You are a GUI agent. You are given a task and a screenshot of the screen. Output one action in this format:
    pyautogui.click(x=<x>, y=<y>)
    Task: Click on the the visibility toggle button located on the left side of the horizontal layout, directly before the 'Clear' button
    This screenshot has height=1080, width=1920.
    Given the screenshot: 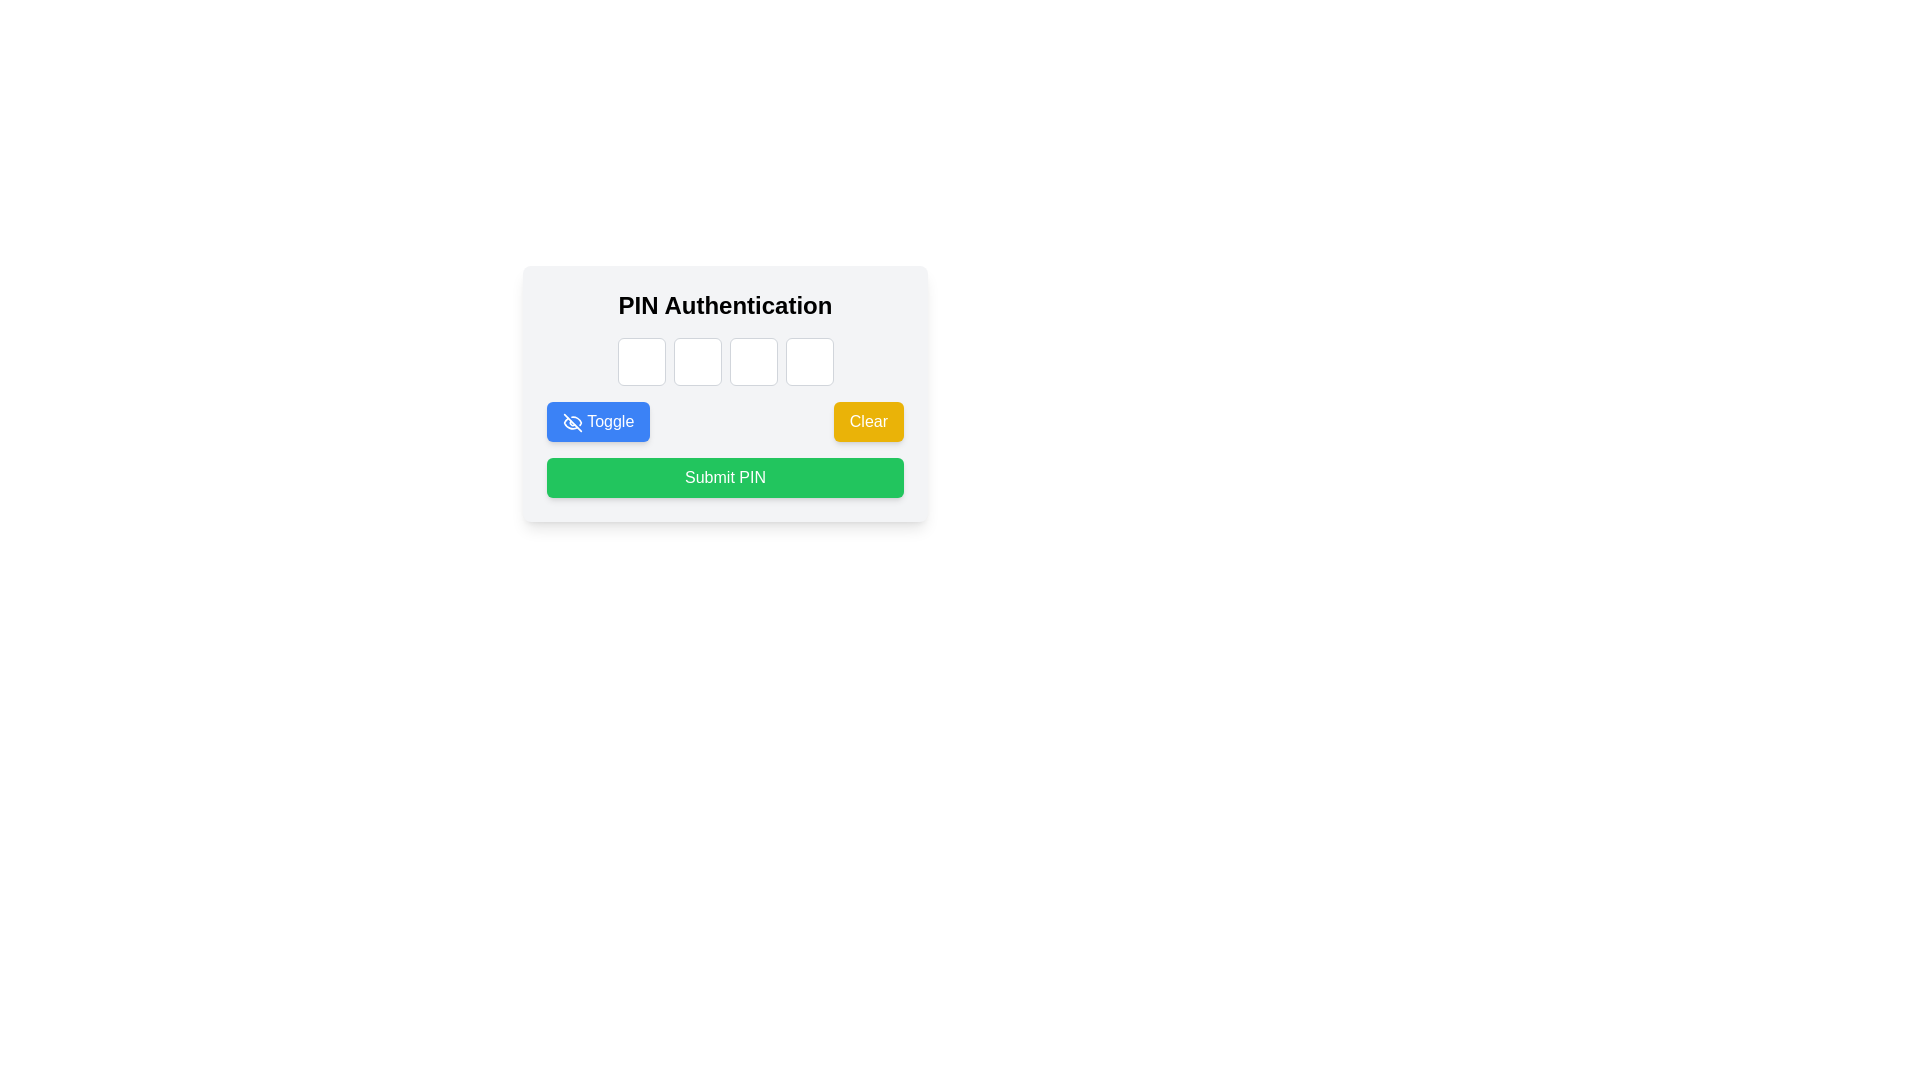 What is the action you would take?
    pyautogui.click(x=597, y=420)
    